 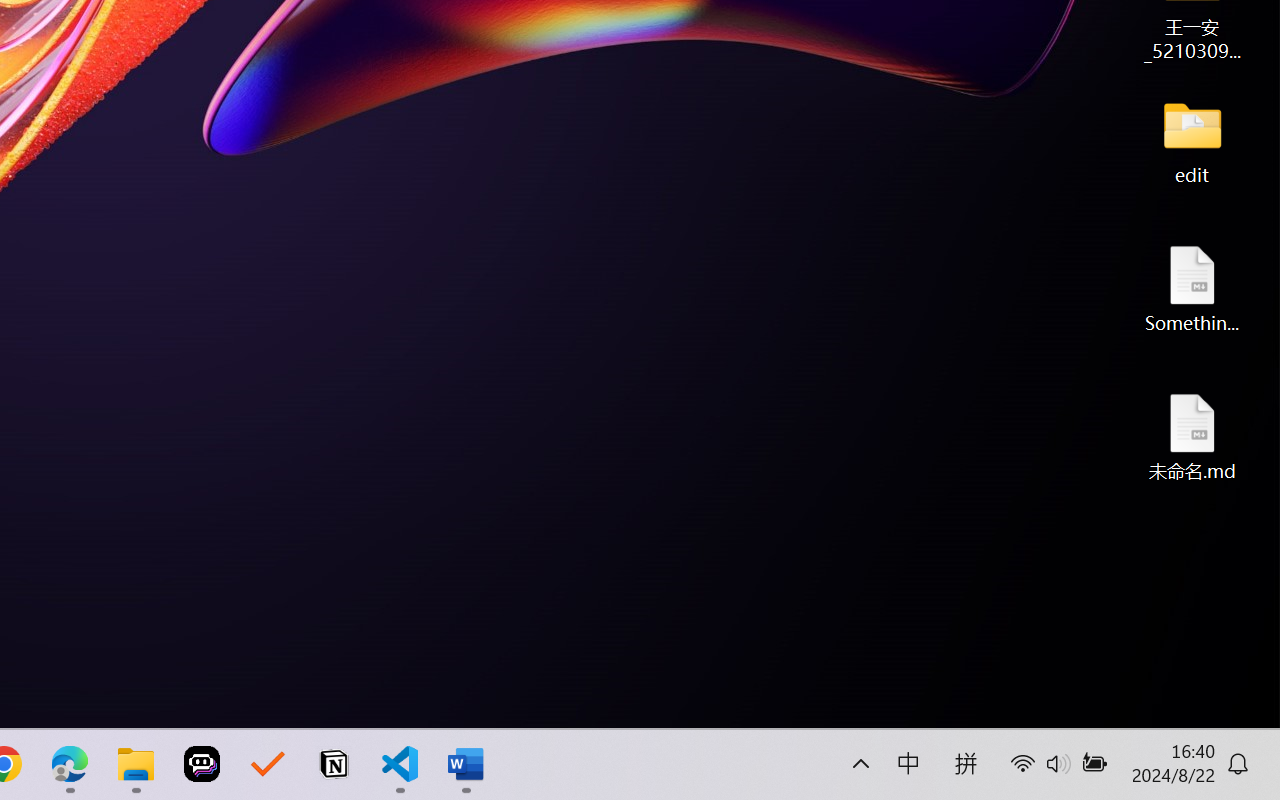 What do you see at coordinates (1192, 288) in the screenshot?
I see `'Something.md'` at bounding box center [1192, 288].